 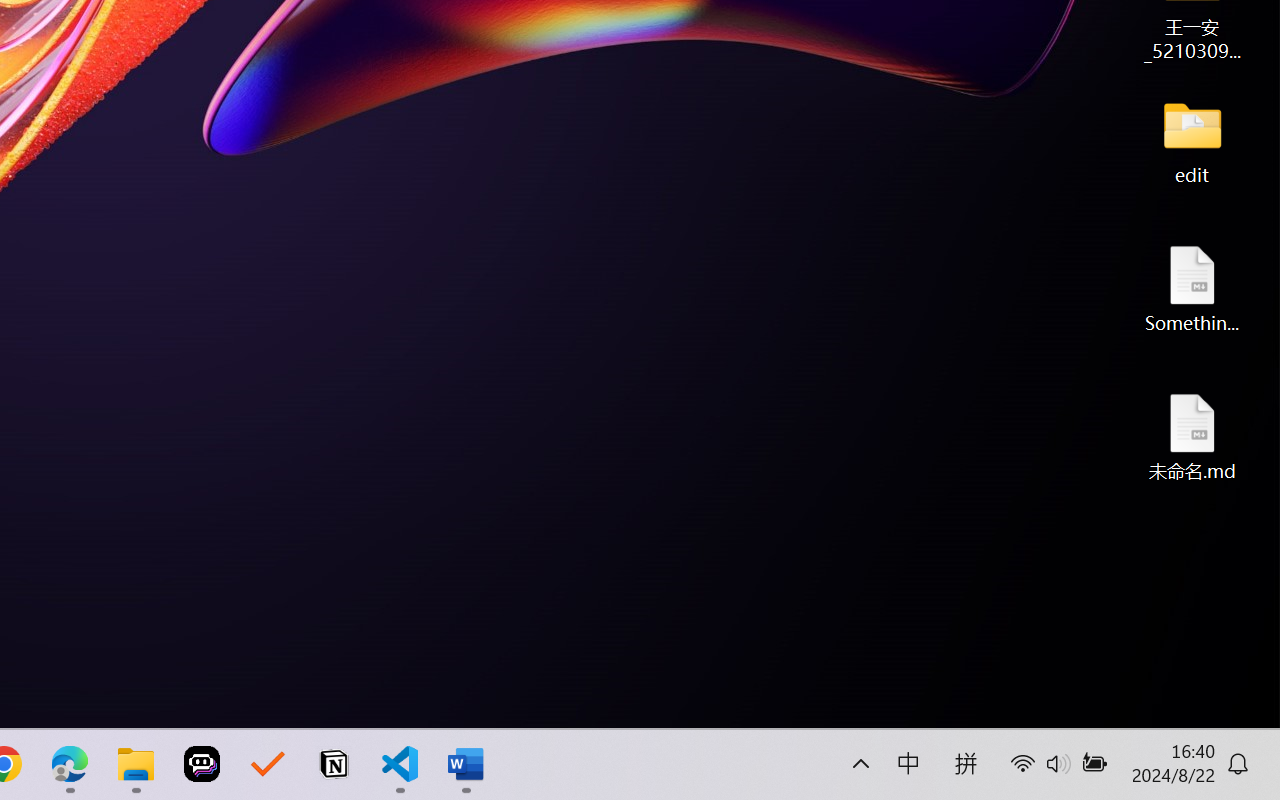 What do you see at coordinates (1192, 288) in the screenshot?
I see `'Something.md'` at bounding box center [1192, 288].